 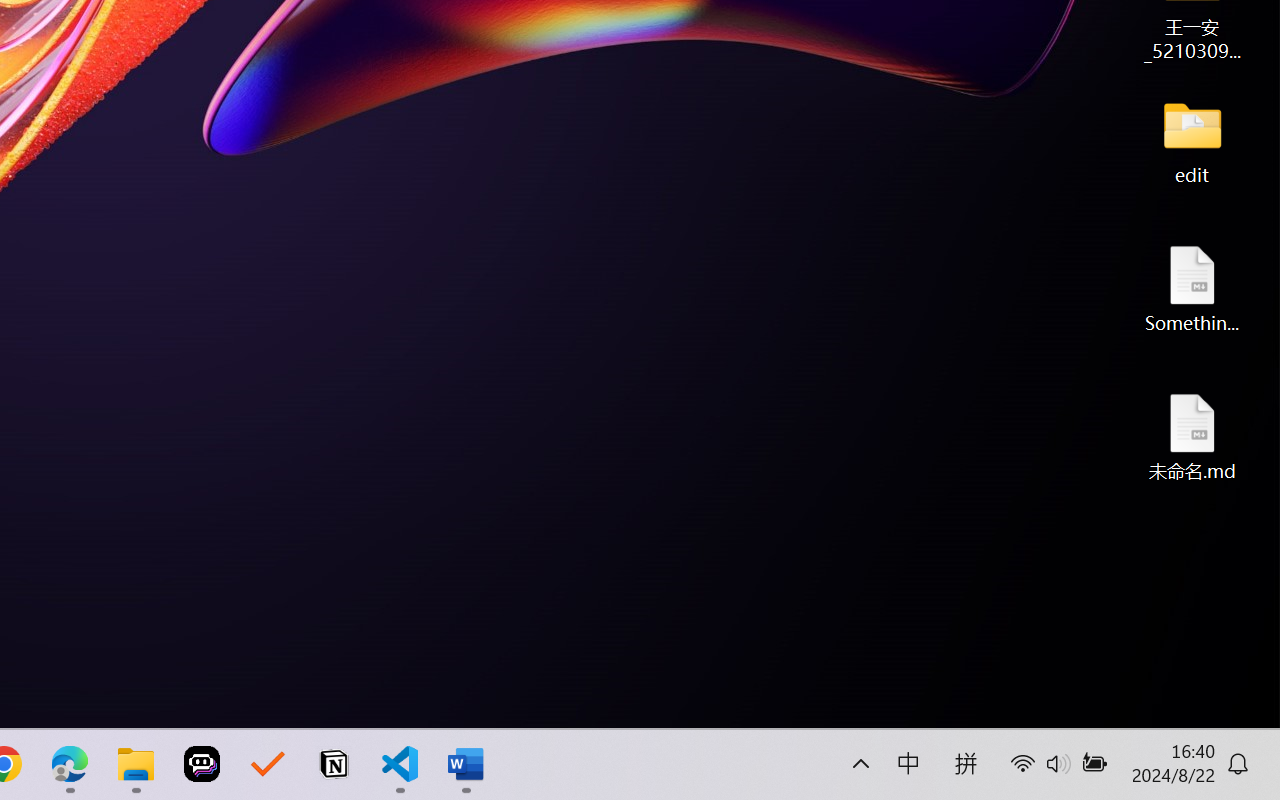 What do you see at coordinates (1192, 288) in the screenshot?
I see `'Something.md'` at bounding box center [1192, 288].